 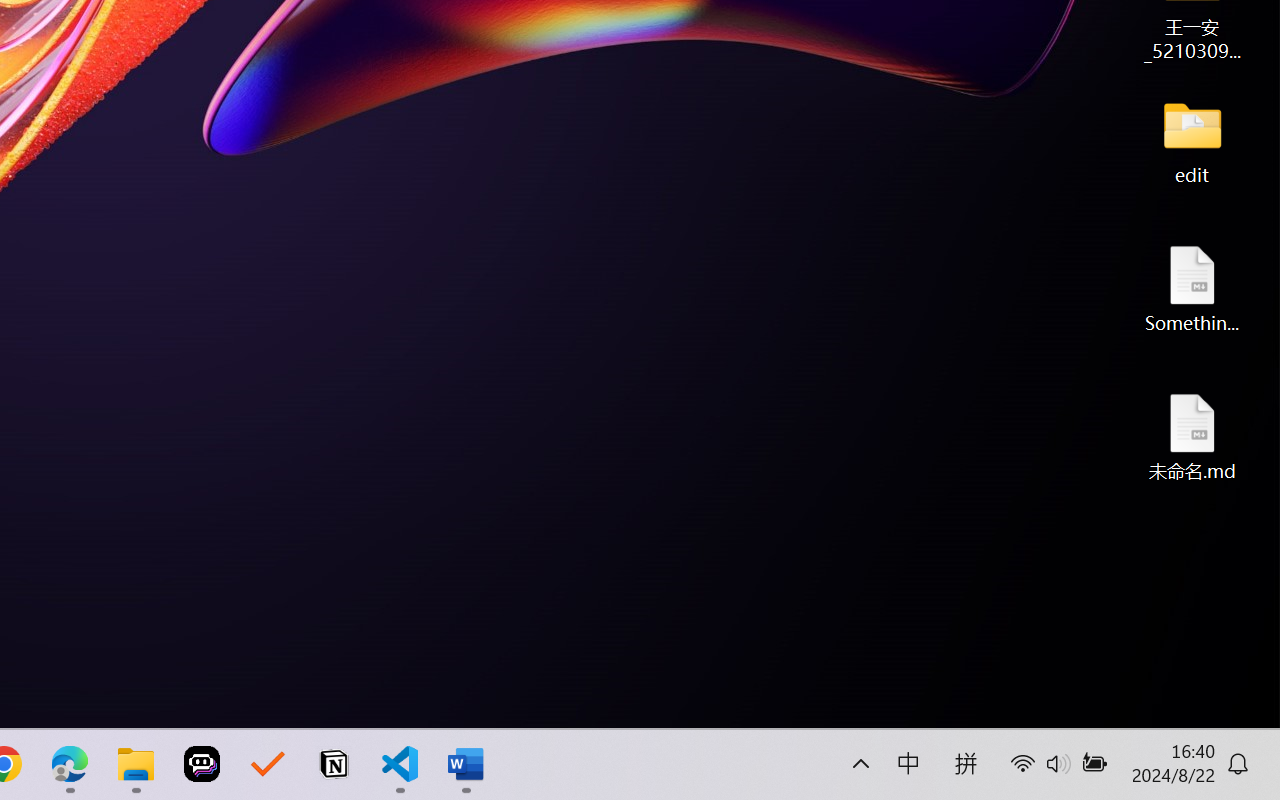 What do you see at coordinates (1192, 288) in the screenshot?
I see `'Something.md'` at bounding box center [1192, 288].